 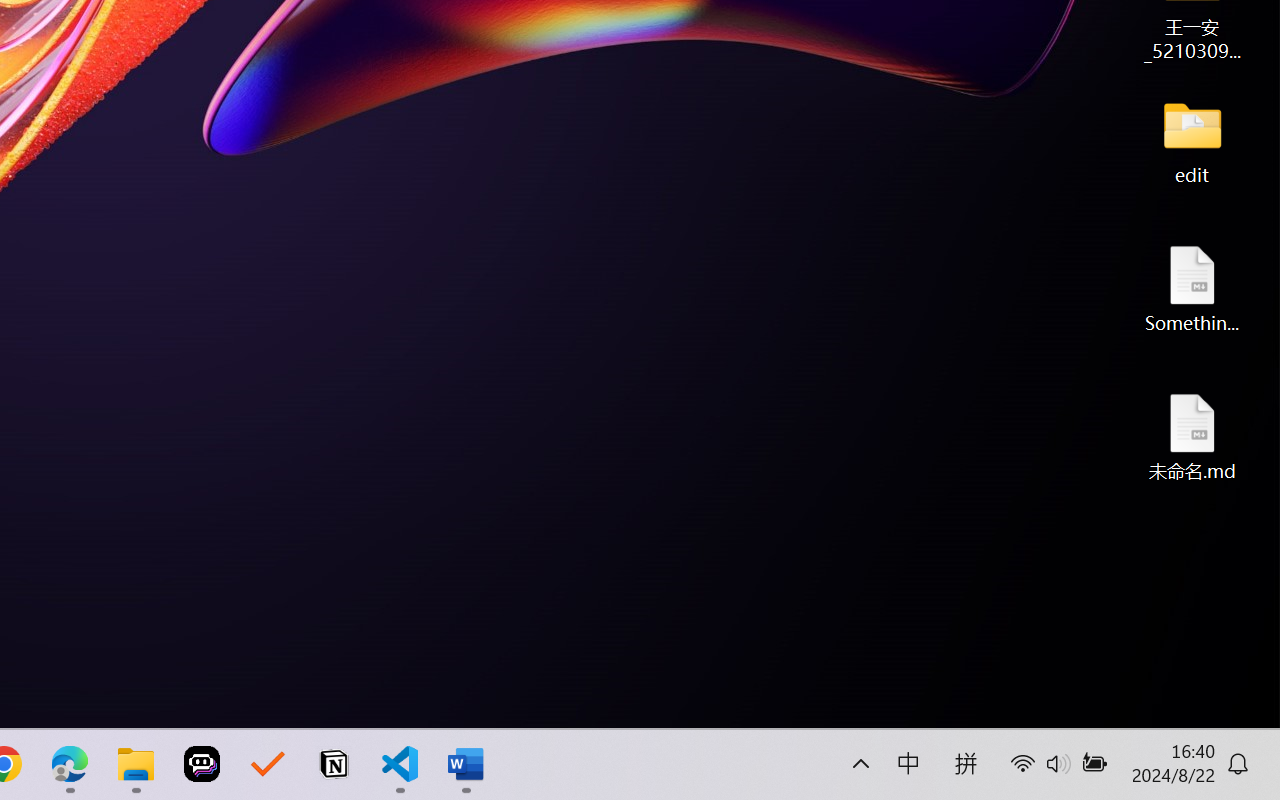 What do you see at coordinates (1192, 288) in the screenshot?
I see `'Something.md'` at bounding box center [1192, 288].